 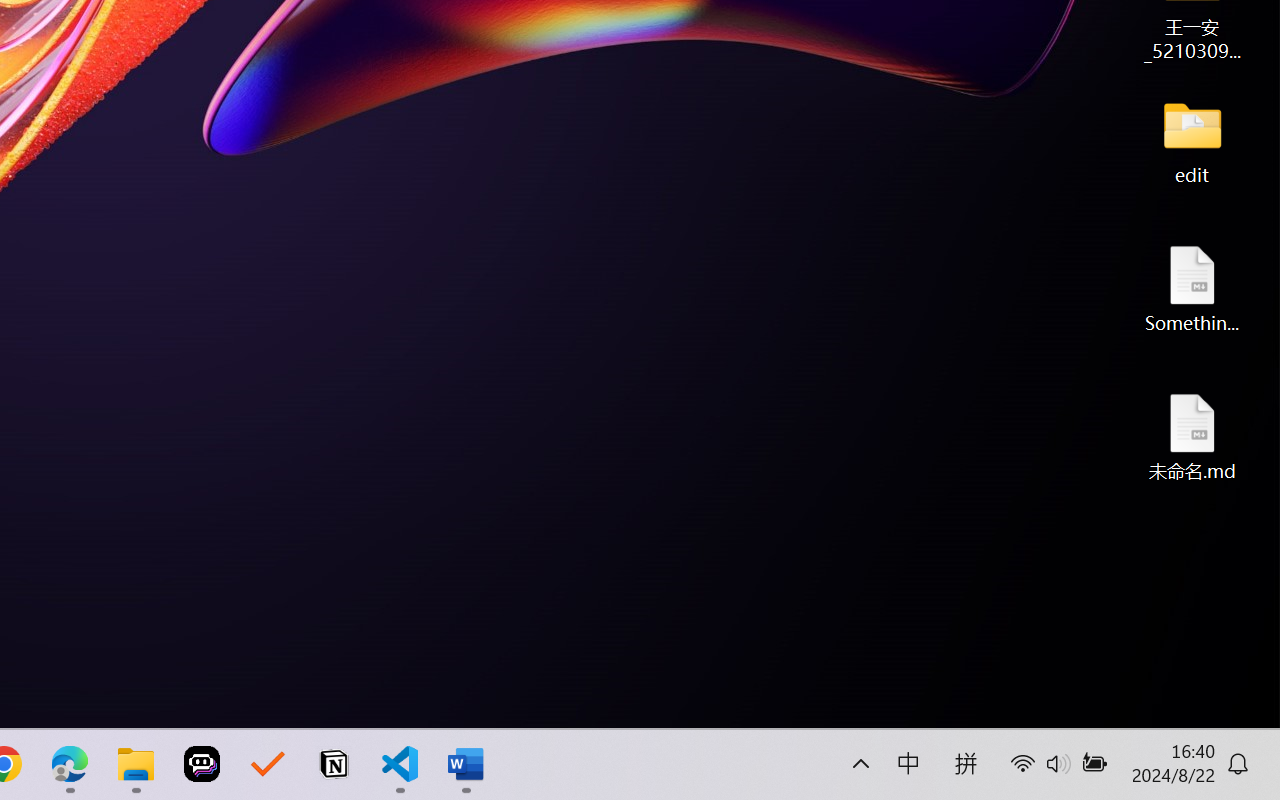 What do you see at coordinates (1192, 288) in the screenshot?
I see `'Something.md'` at bounding box center [1192, 288].